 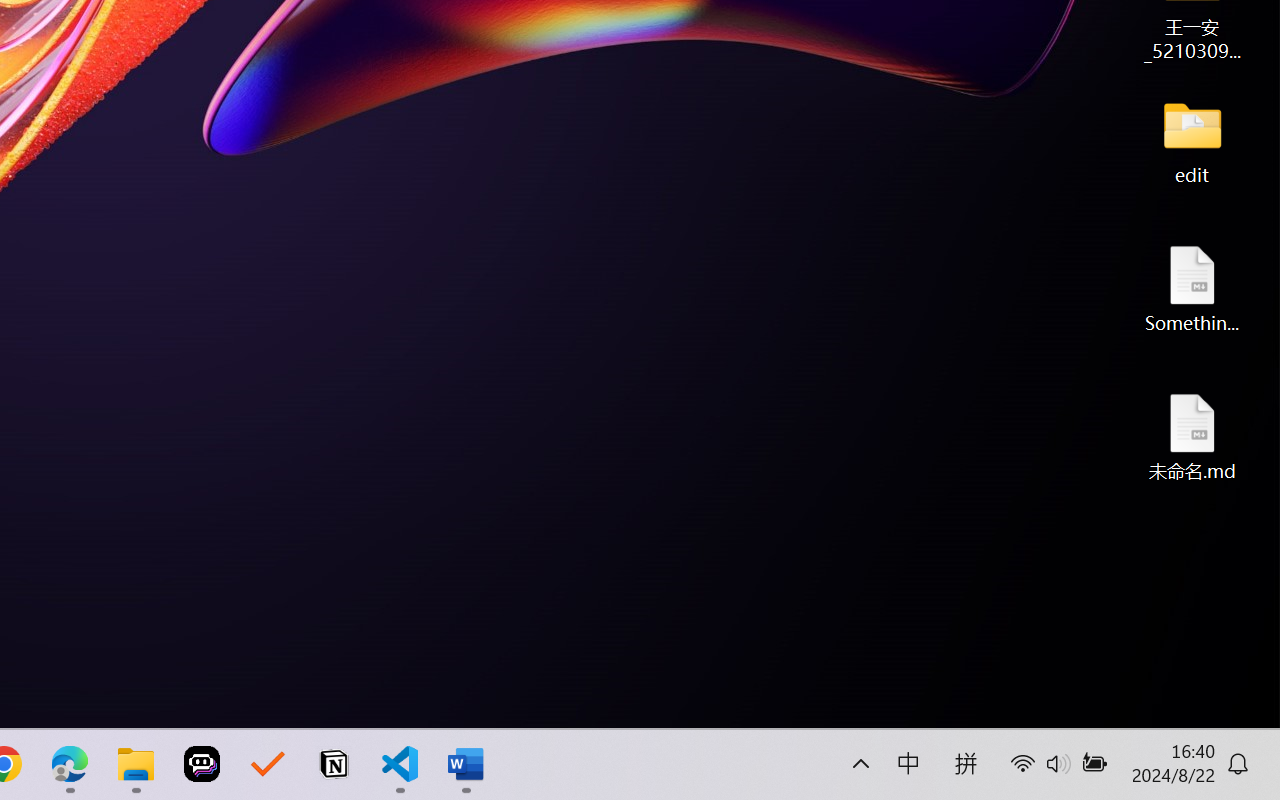 What do you see at coordinates (1192, 288) in the screenshot?
I see `'Something.md'` at bounding box center [1192, 288].